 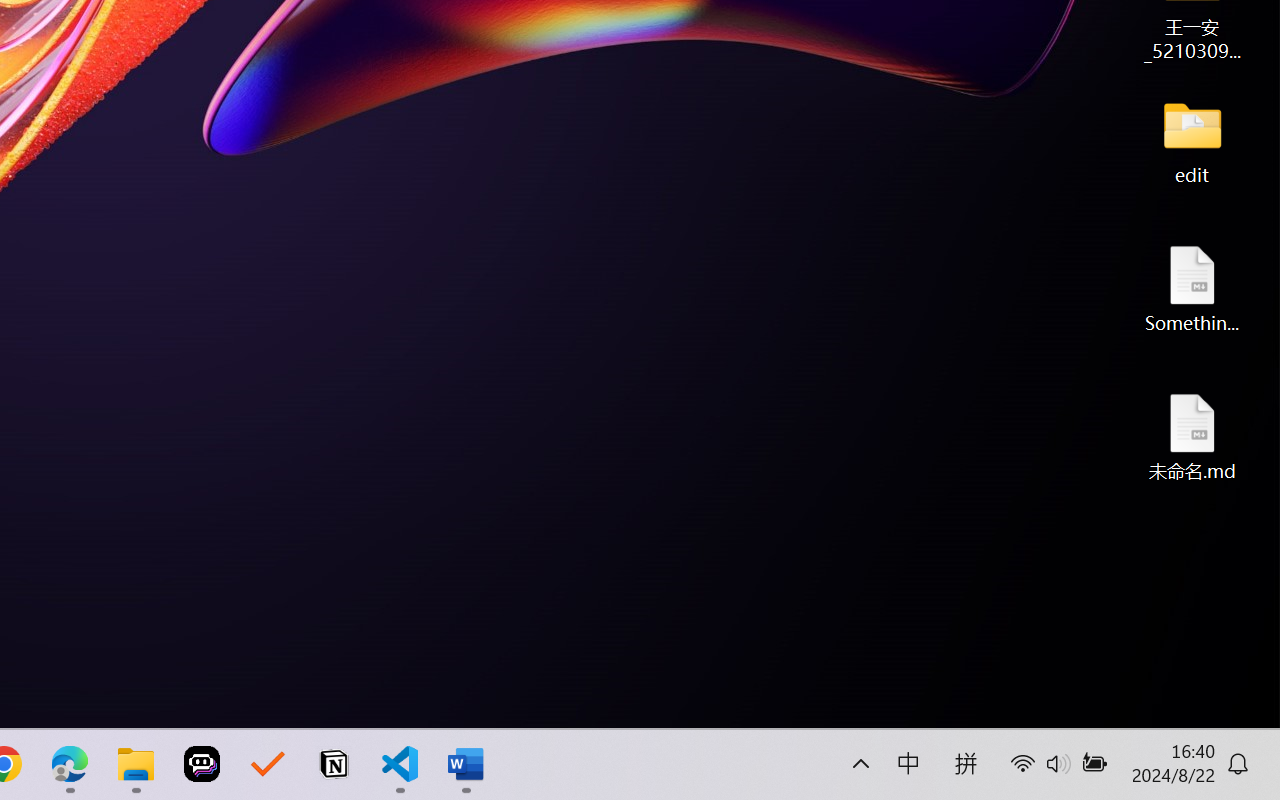 What do you see at coordinates (1192, 288) in the screenshot?
I see `'Something.md'` at bounding box center [1192, 288].